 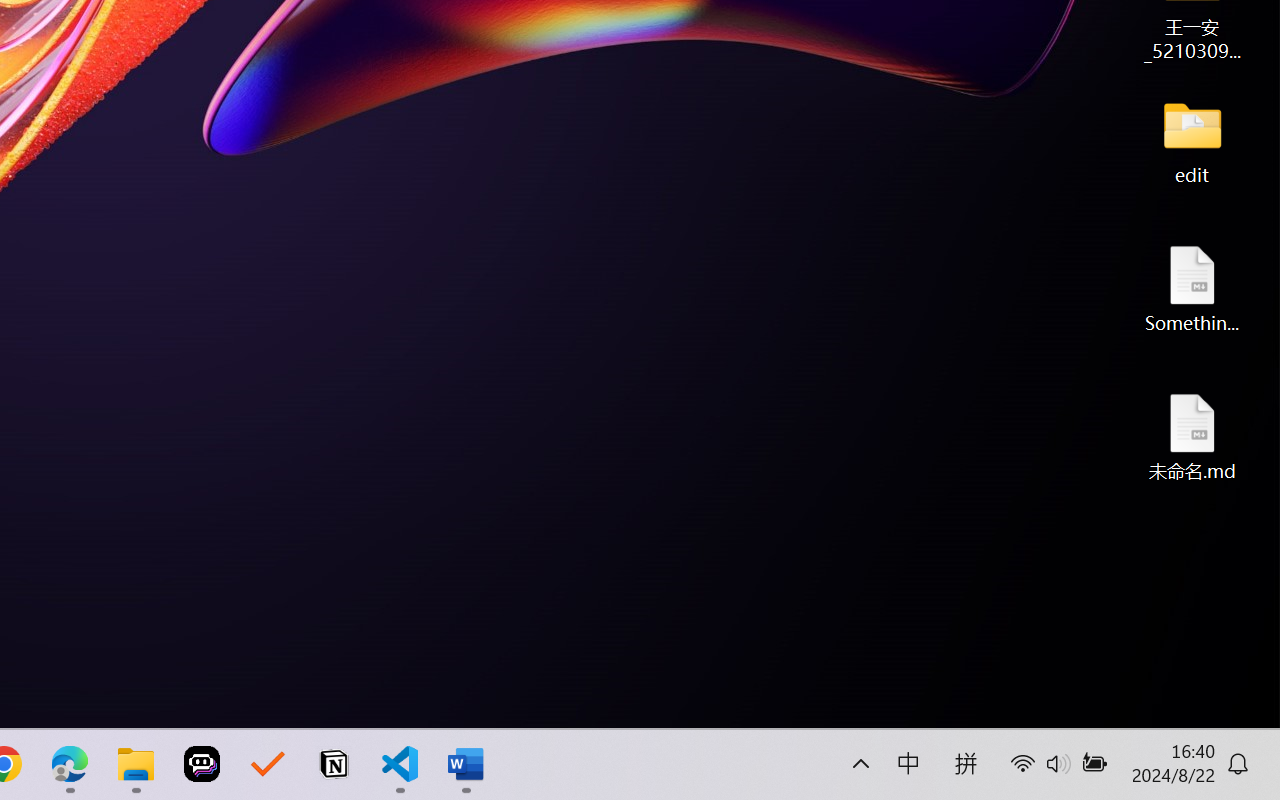 What do you see at coordinates (1192, 288) in the screenshot?
I see `'Something.md'` at bounding box center [1192, 288].